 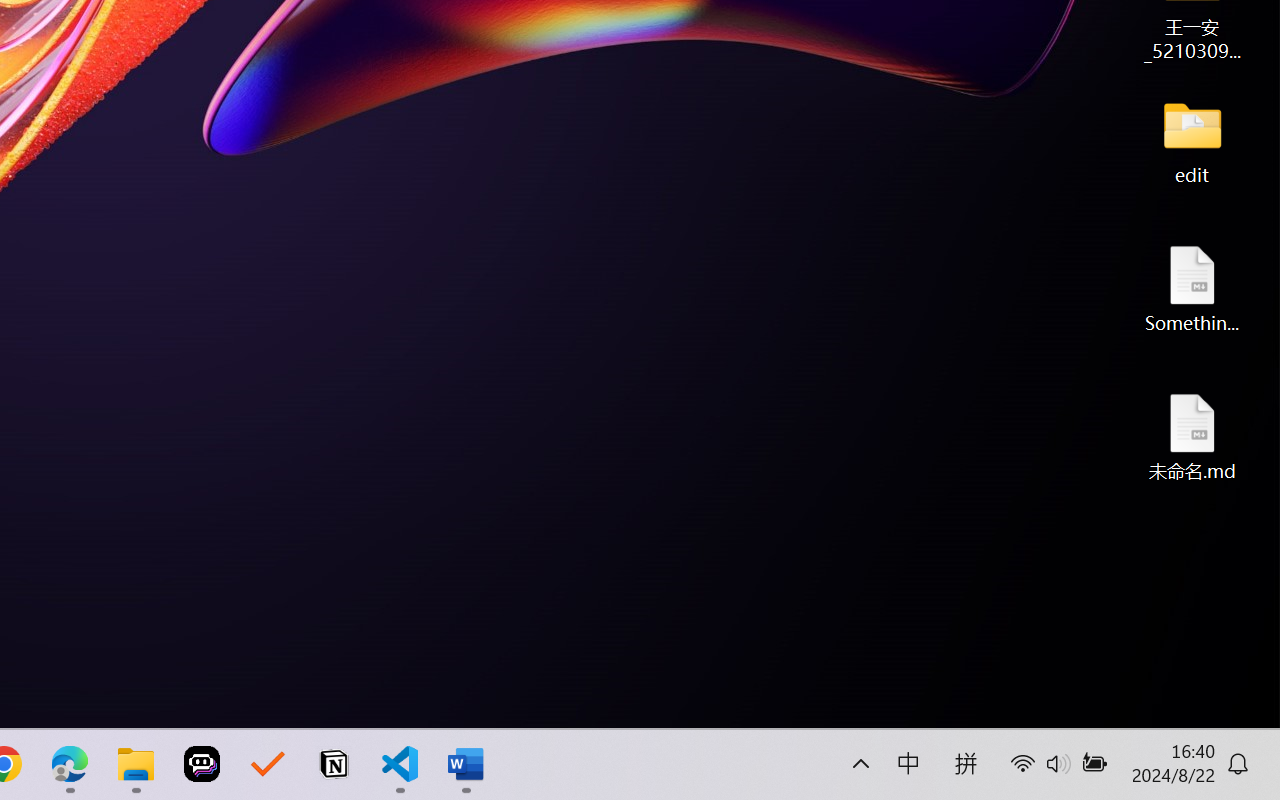 What do you see at coordinates (1192, 288) in the screenshot?
I see `'Something.md'` at bounding box center [1192, 288].